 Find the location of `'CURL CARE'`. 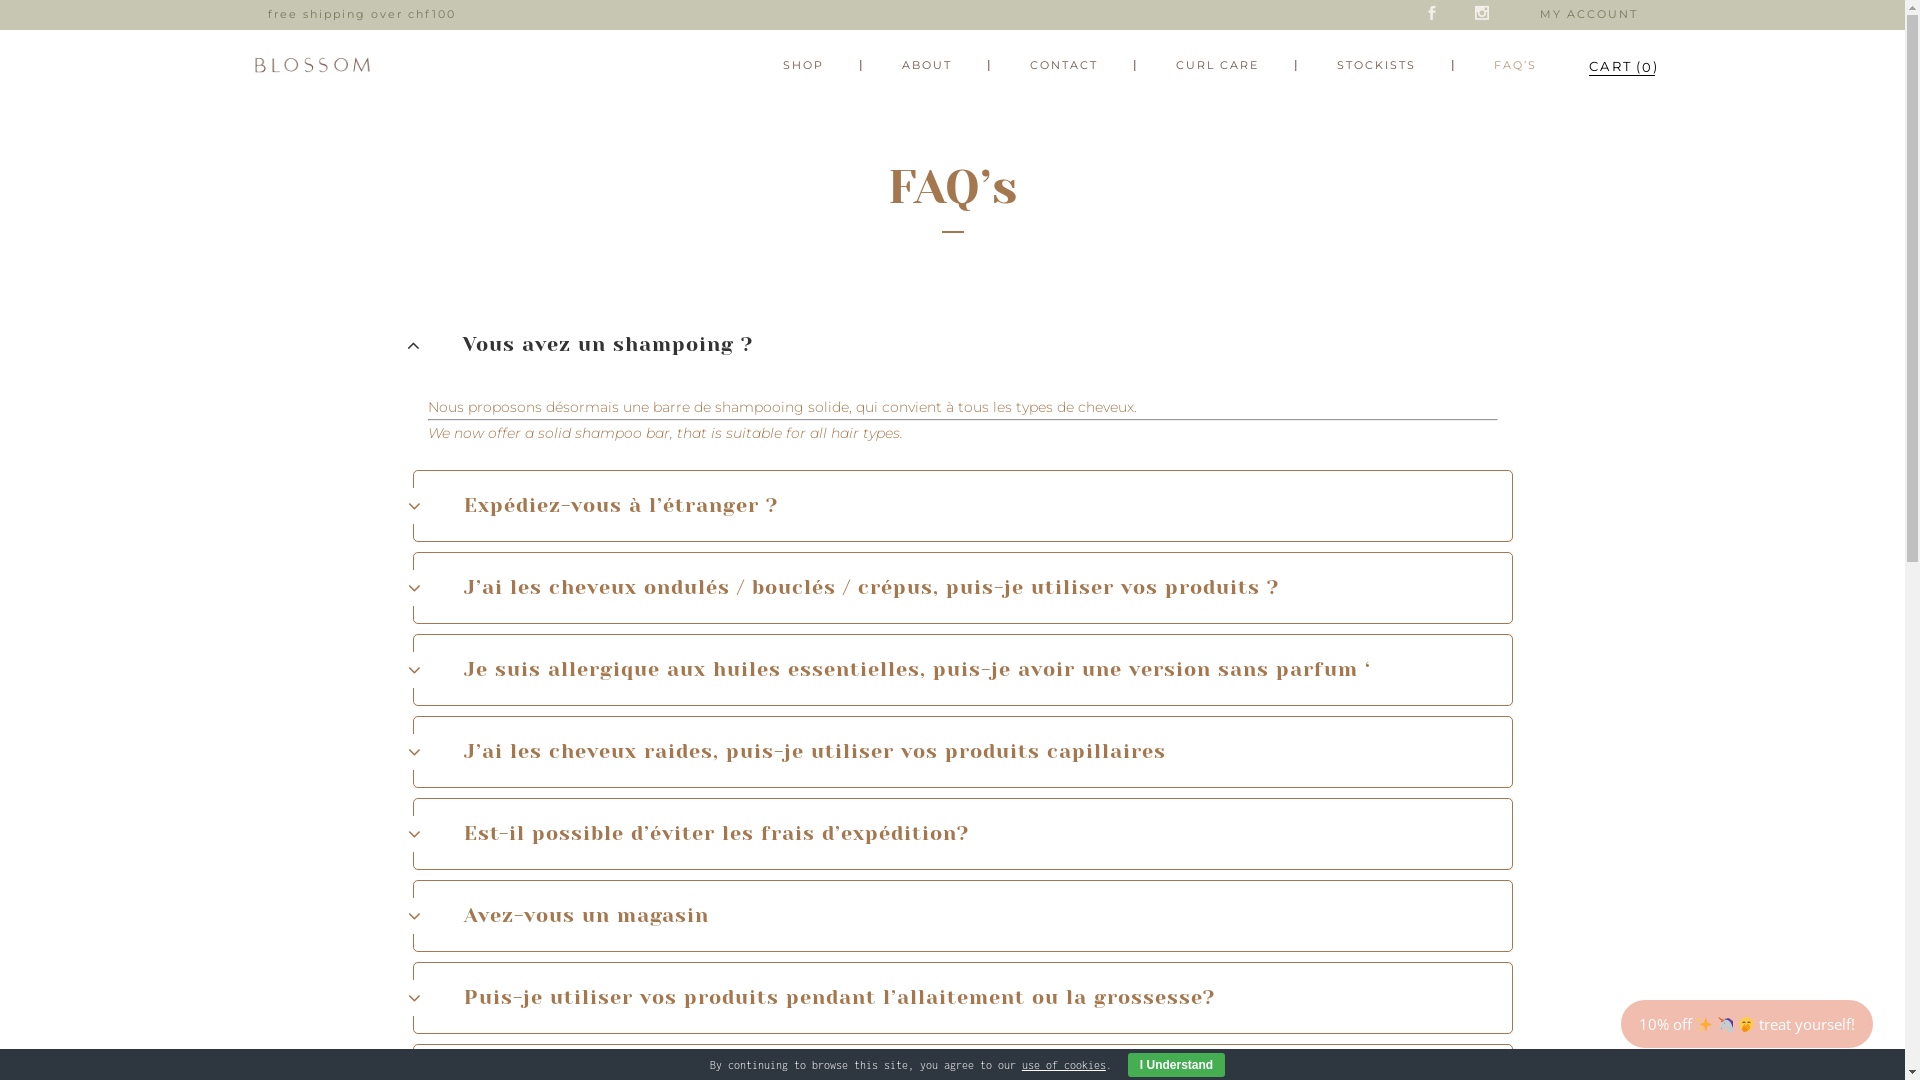

'CURL CARE' is located at coordinates (1215, 64).